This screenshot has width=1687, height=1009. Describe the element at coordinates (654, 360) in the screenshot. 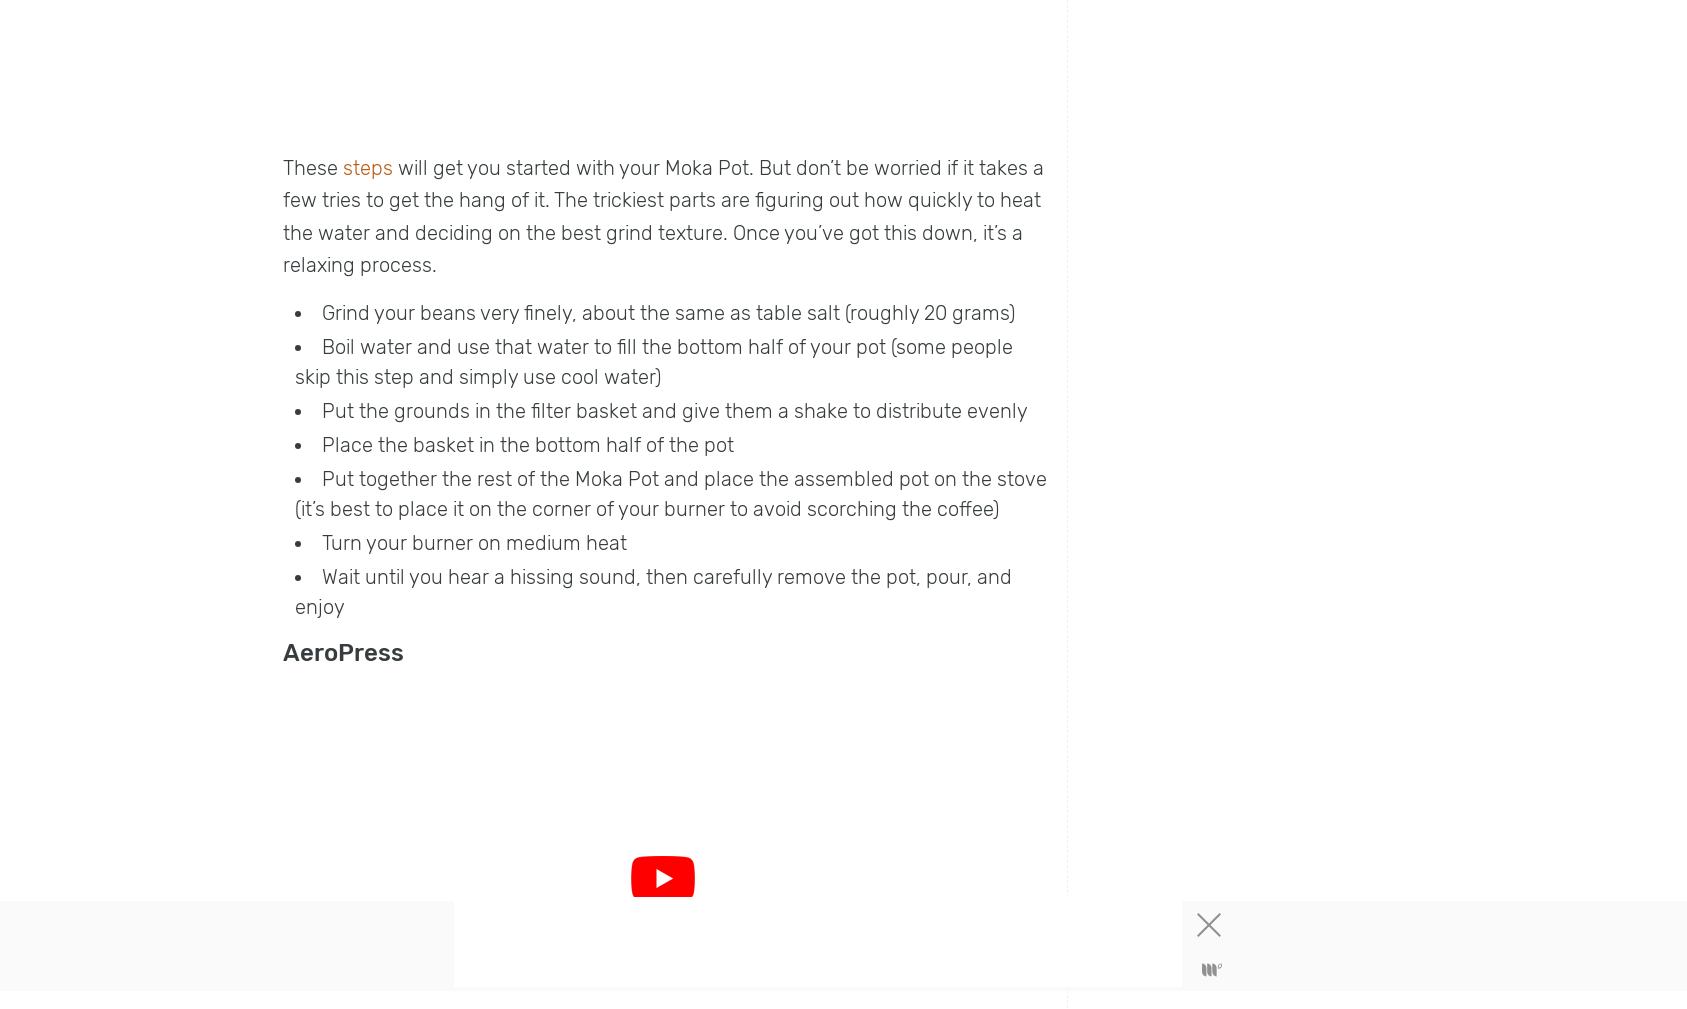

I see `'Boil water and use that water to fill the bottom half of your pot (some people skip this step and simply use cool water)'` at that location.